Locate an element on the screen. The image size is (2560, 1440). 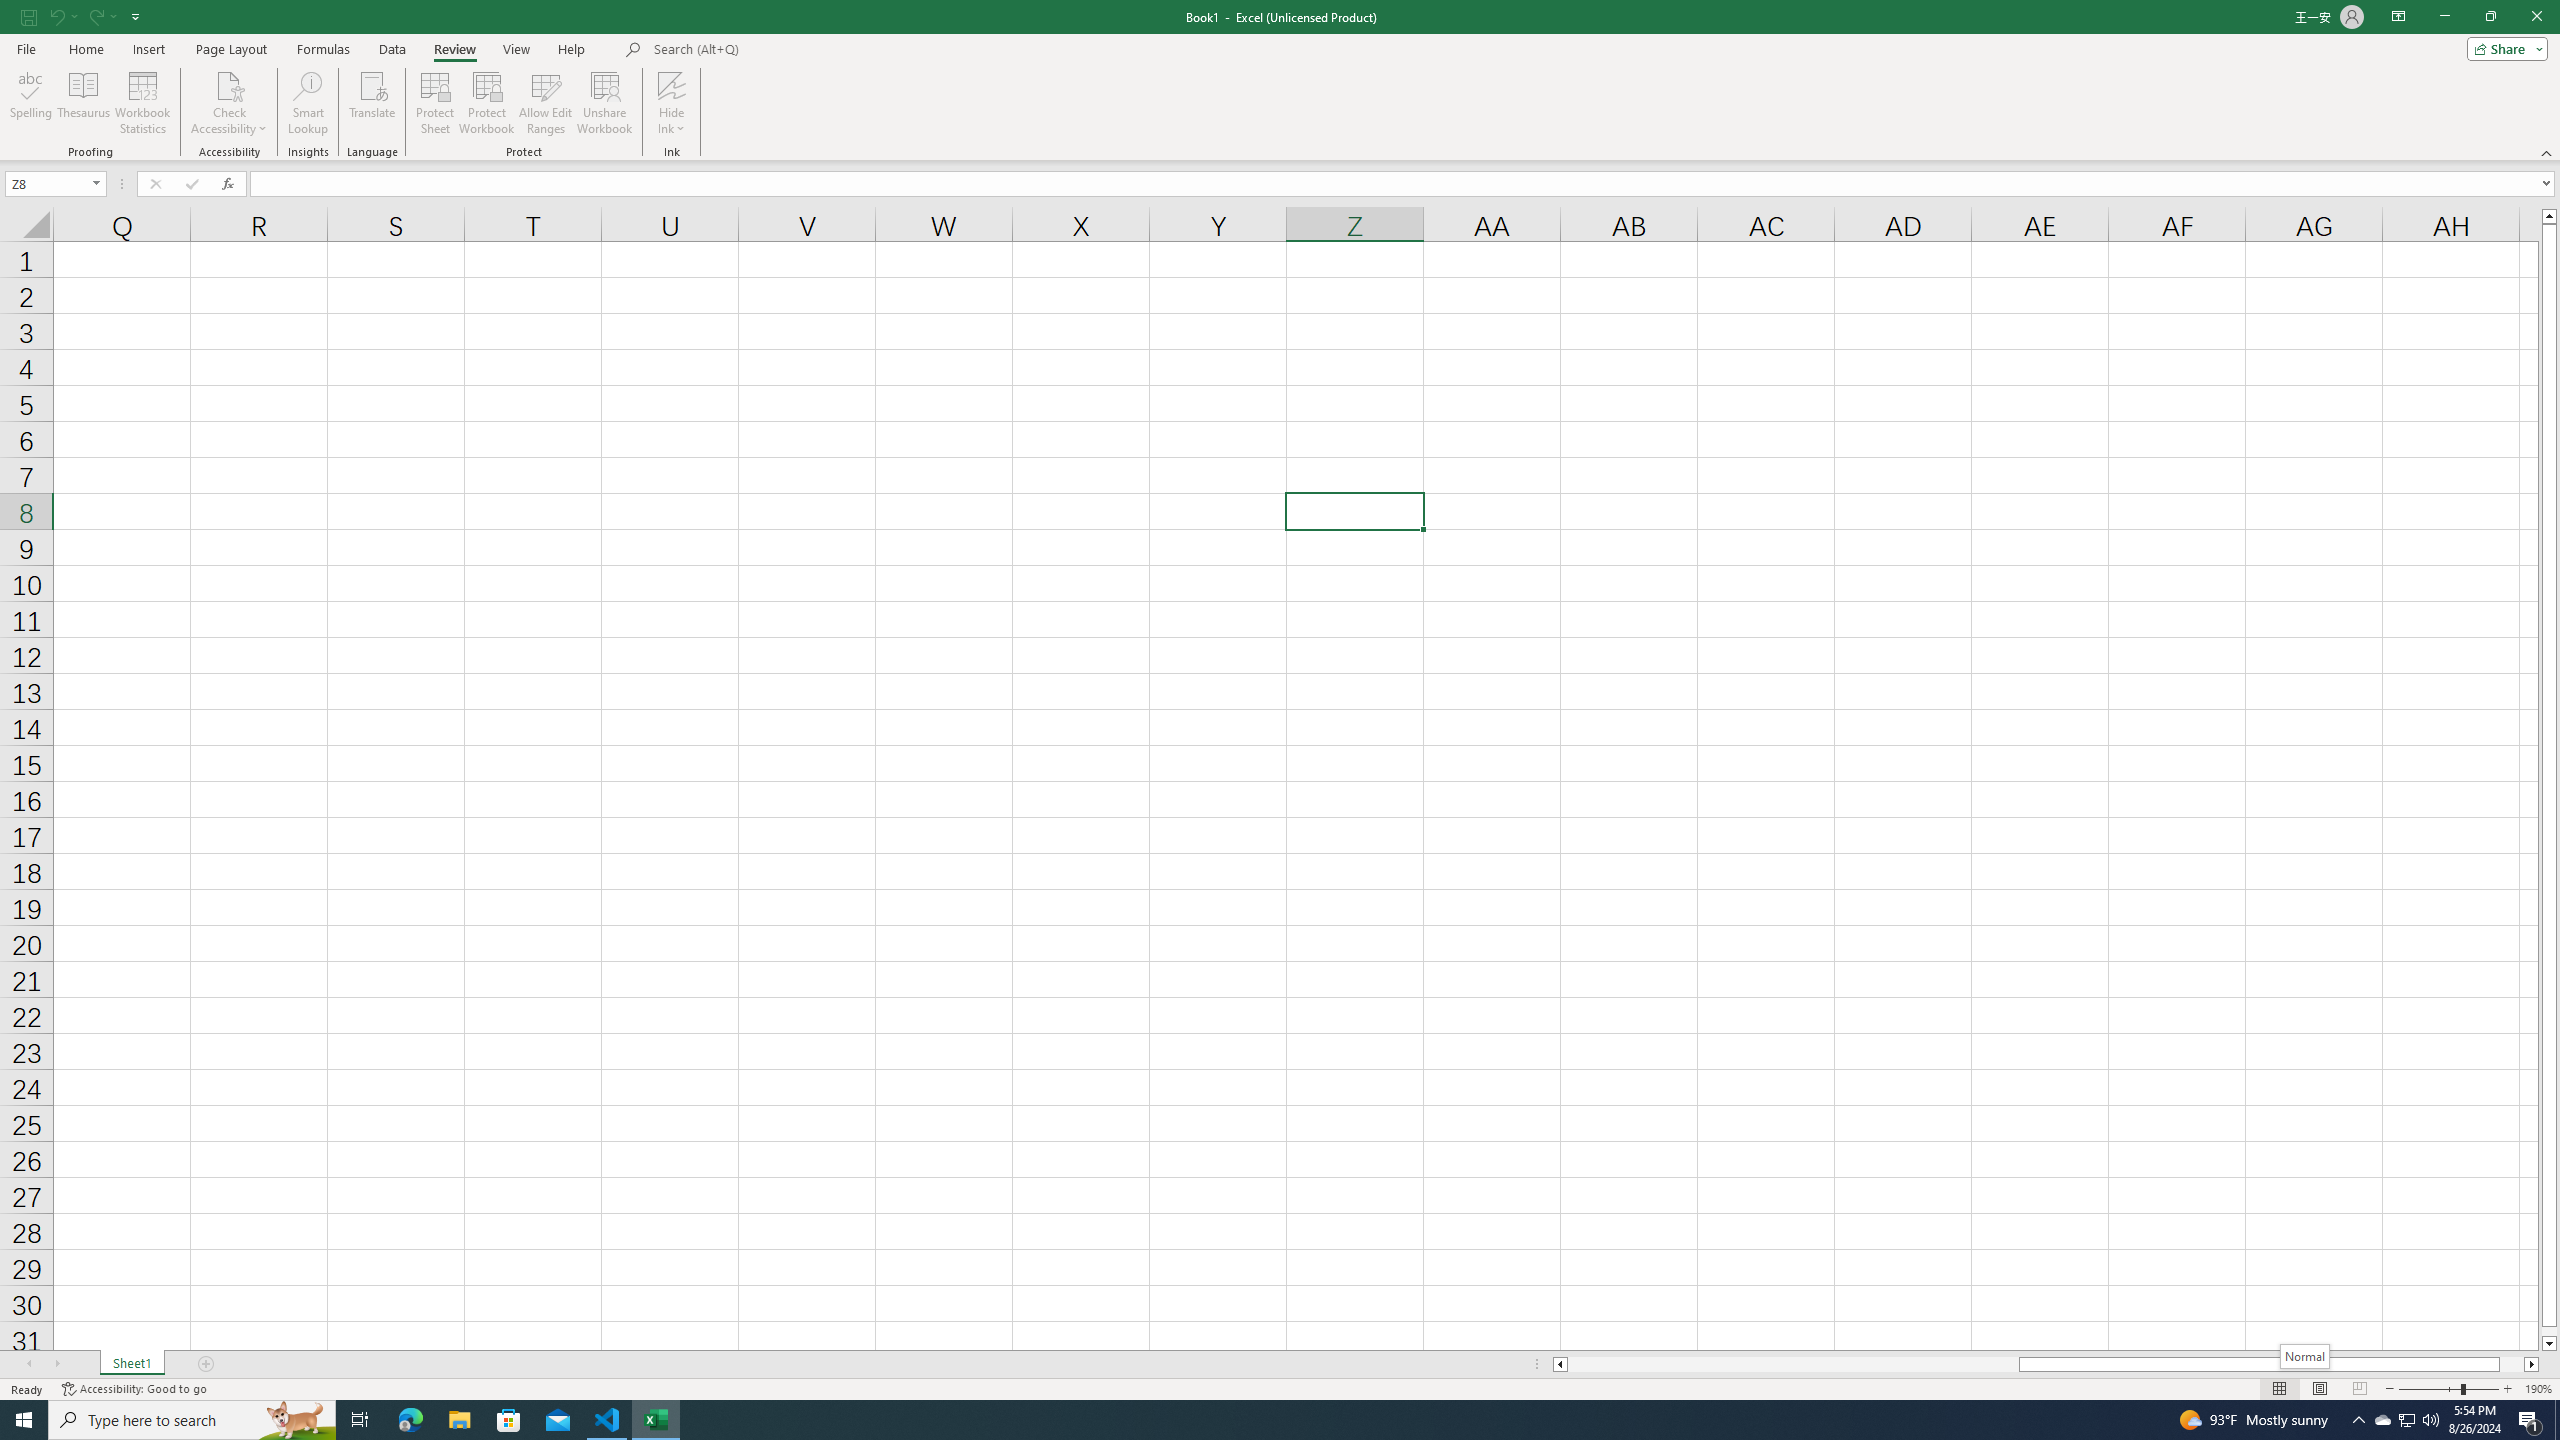
'Workbook Statistics' is located at coordinates (142, 103).